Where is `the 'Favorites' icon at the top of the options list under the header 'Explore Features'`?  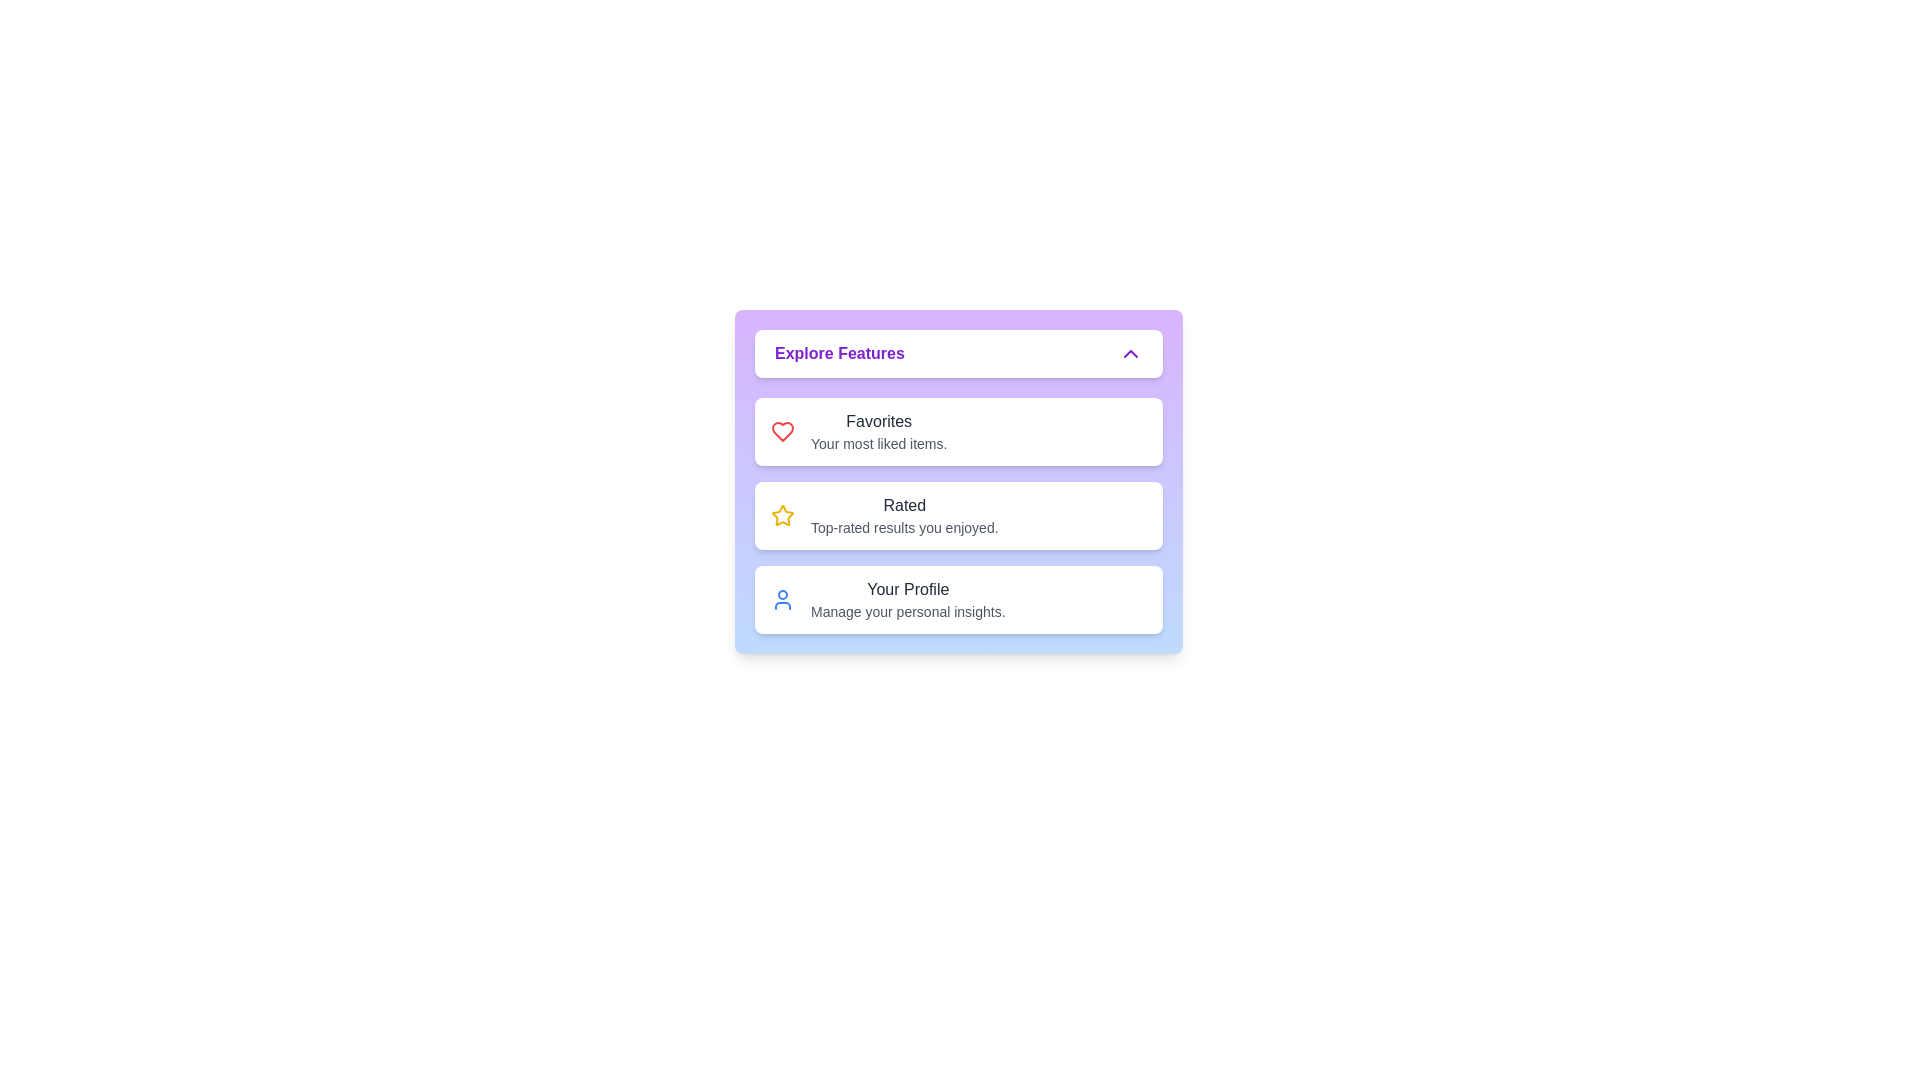 the 'Favorites' icon at the top of the options list under the header 'Explore Features' is located at coordinates (781, 431).